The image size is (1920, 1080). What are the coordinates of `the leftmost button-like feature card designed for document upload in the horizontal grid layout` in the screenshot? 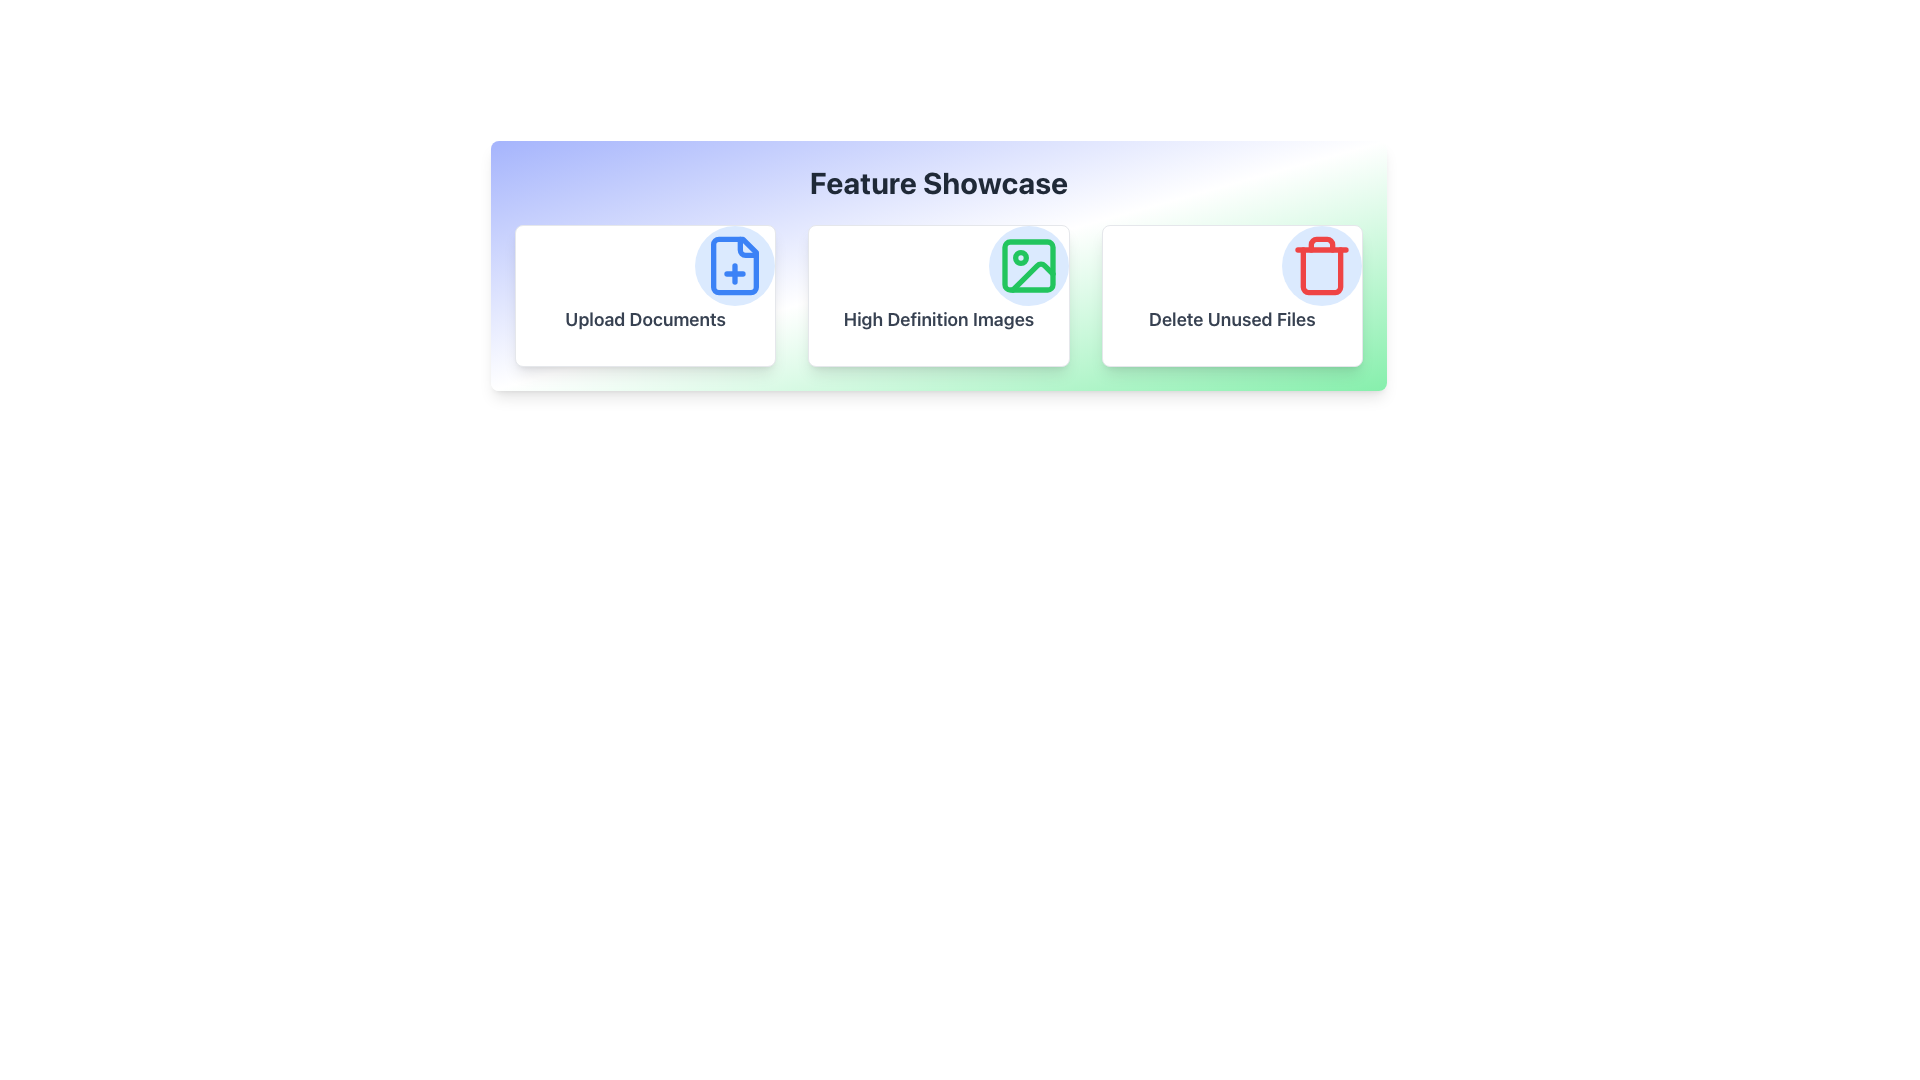 It's located at (645, 296).